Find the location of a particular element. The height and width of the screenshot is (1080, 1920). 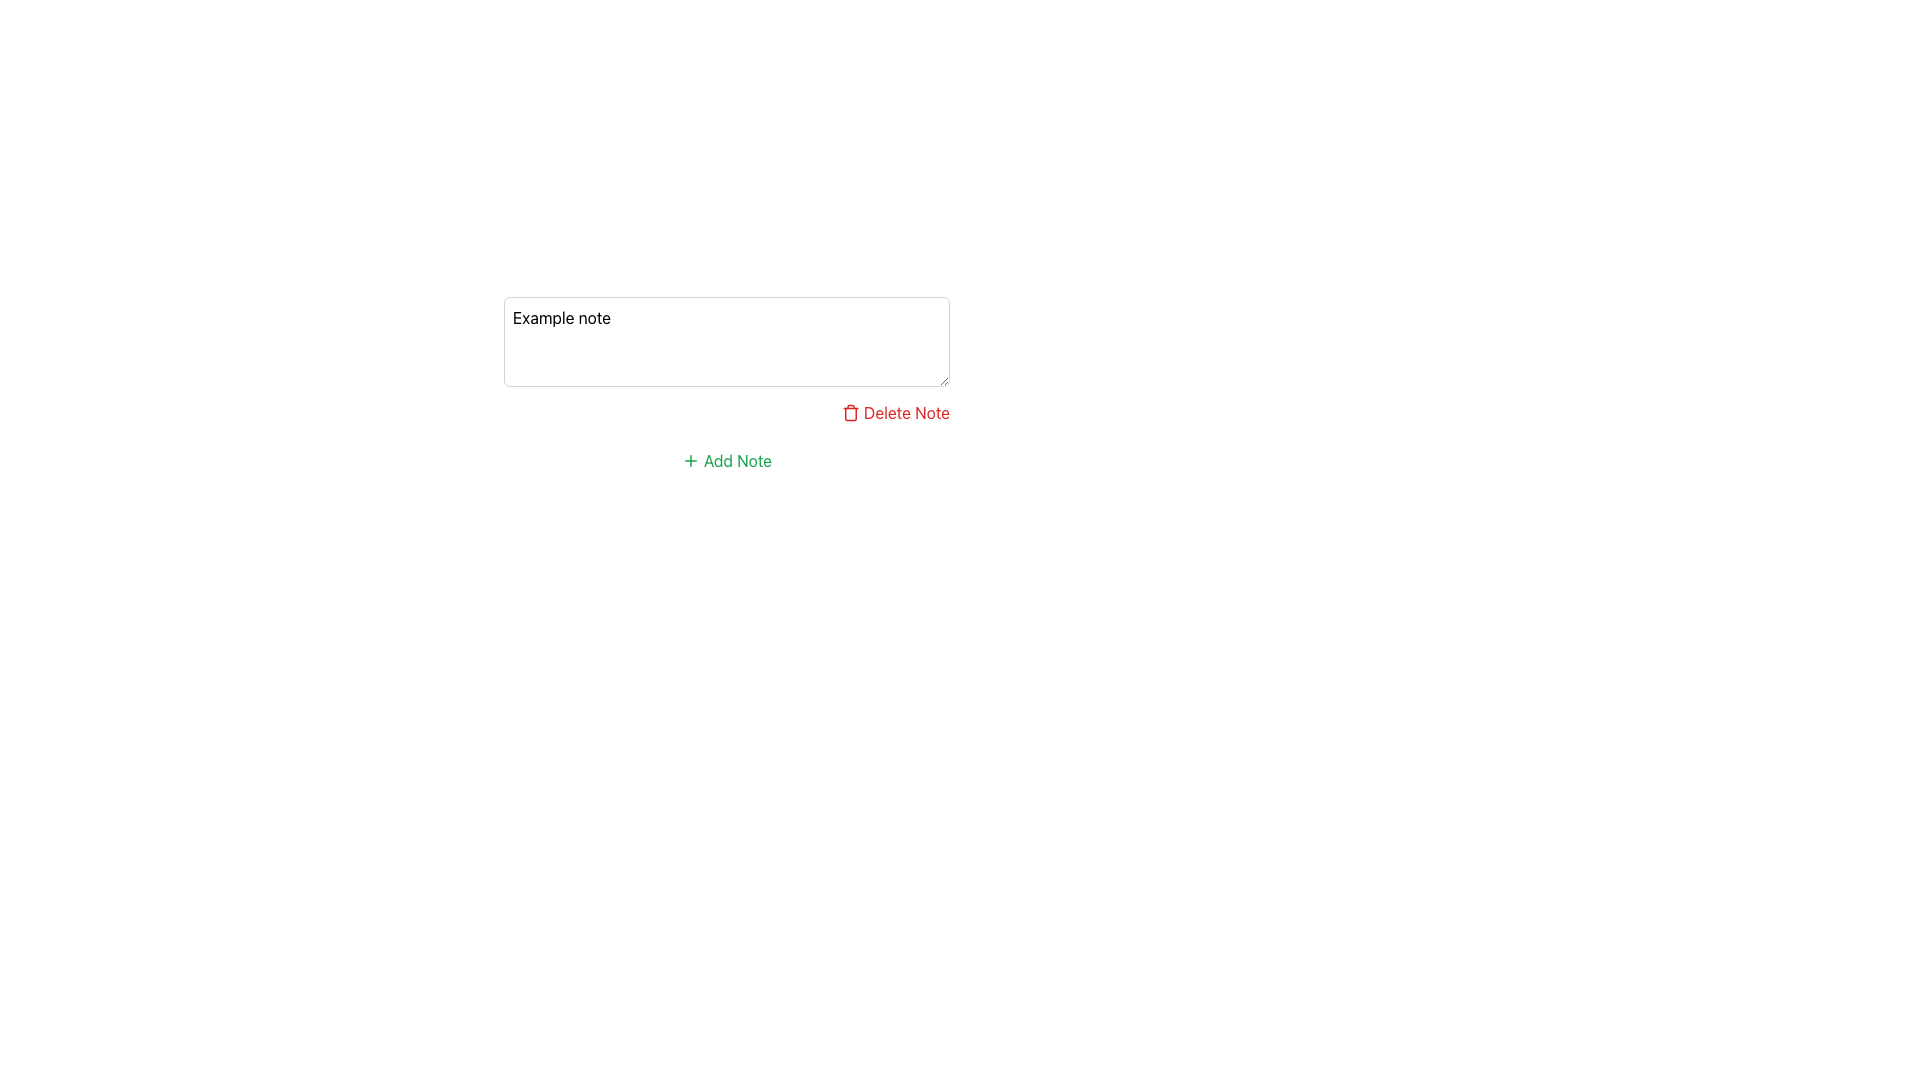

the green 'plus' icon button located to the left of the 'Add Note' text by moving the cursor to its center point is located at coordinates (691, 461).